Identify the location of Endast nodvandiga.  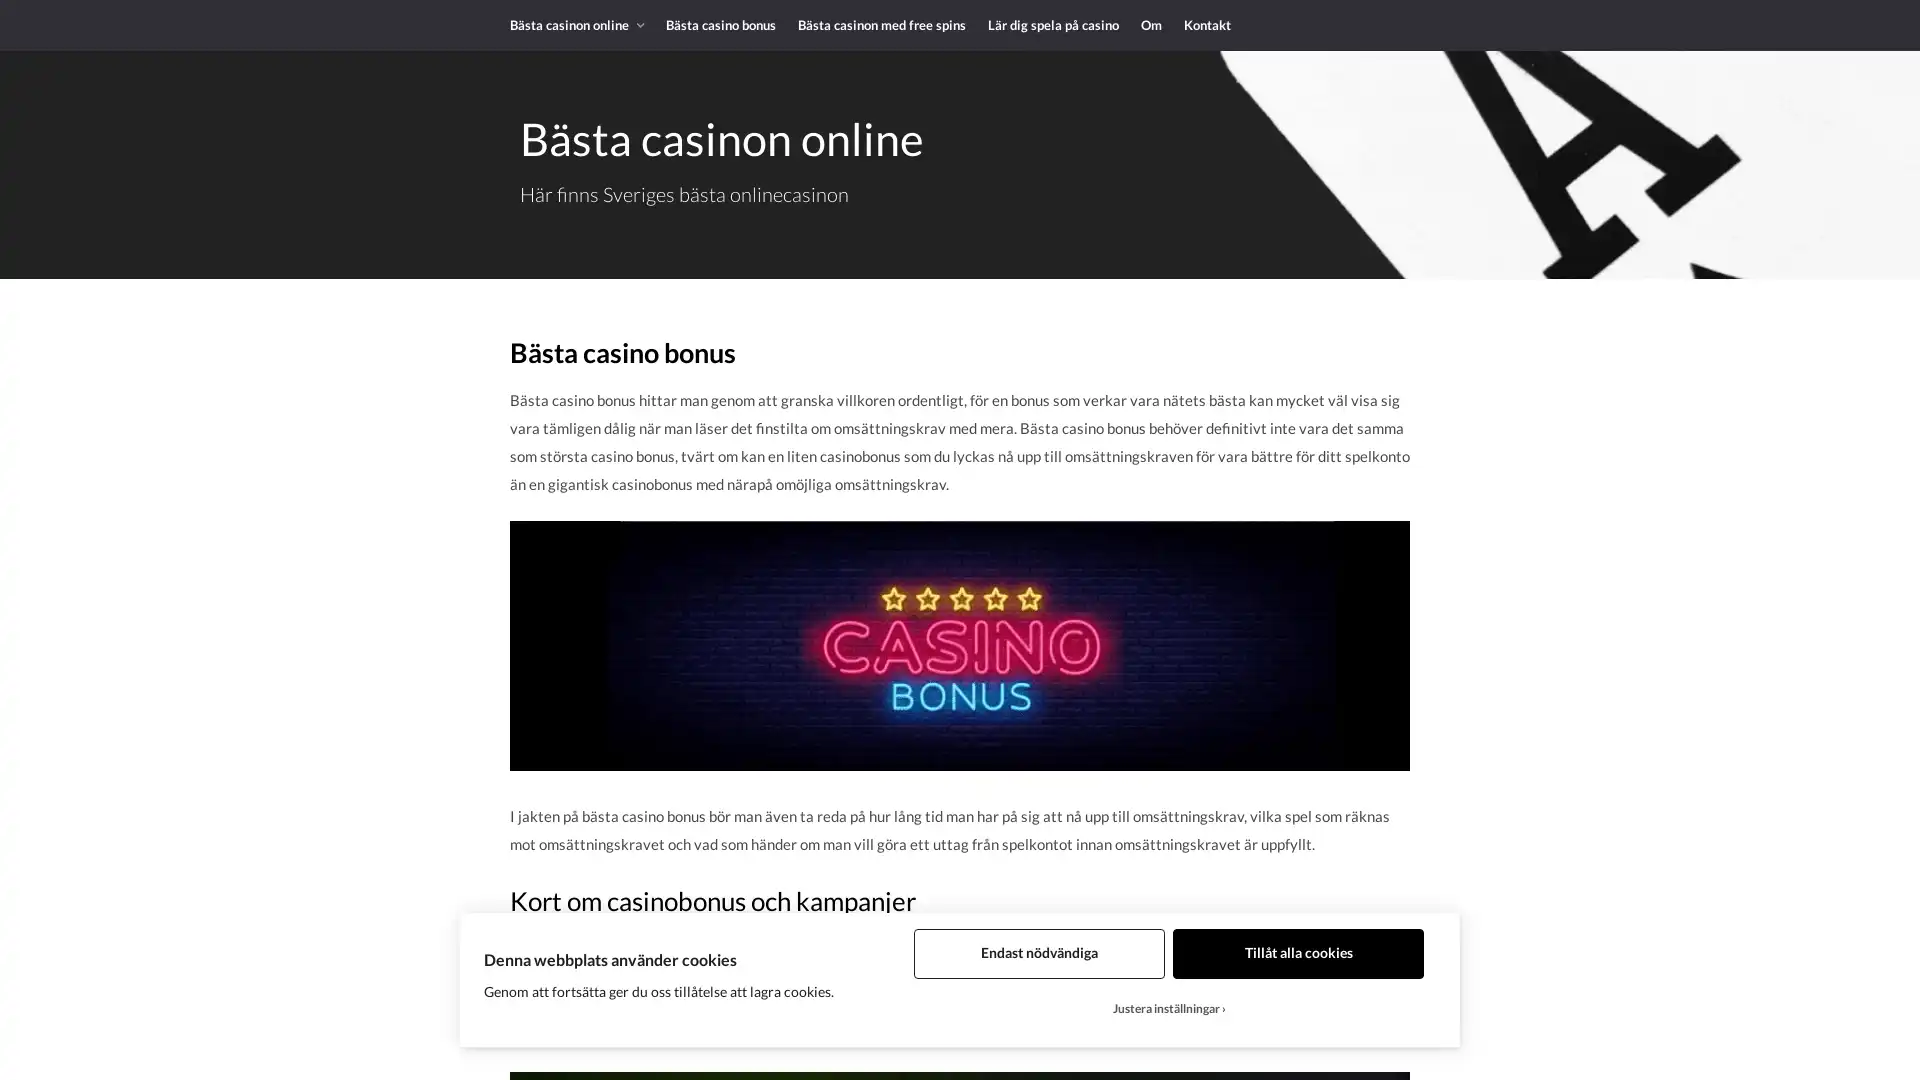
(1039, 952).